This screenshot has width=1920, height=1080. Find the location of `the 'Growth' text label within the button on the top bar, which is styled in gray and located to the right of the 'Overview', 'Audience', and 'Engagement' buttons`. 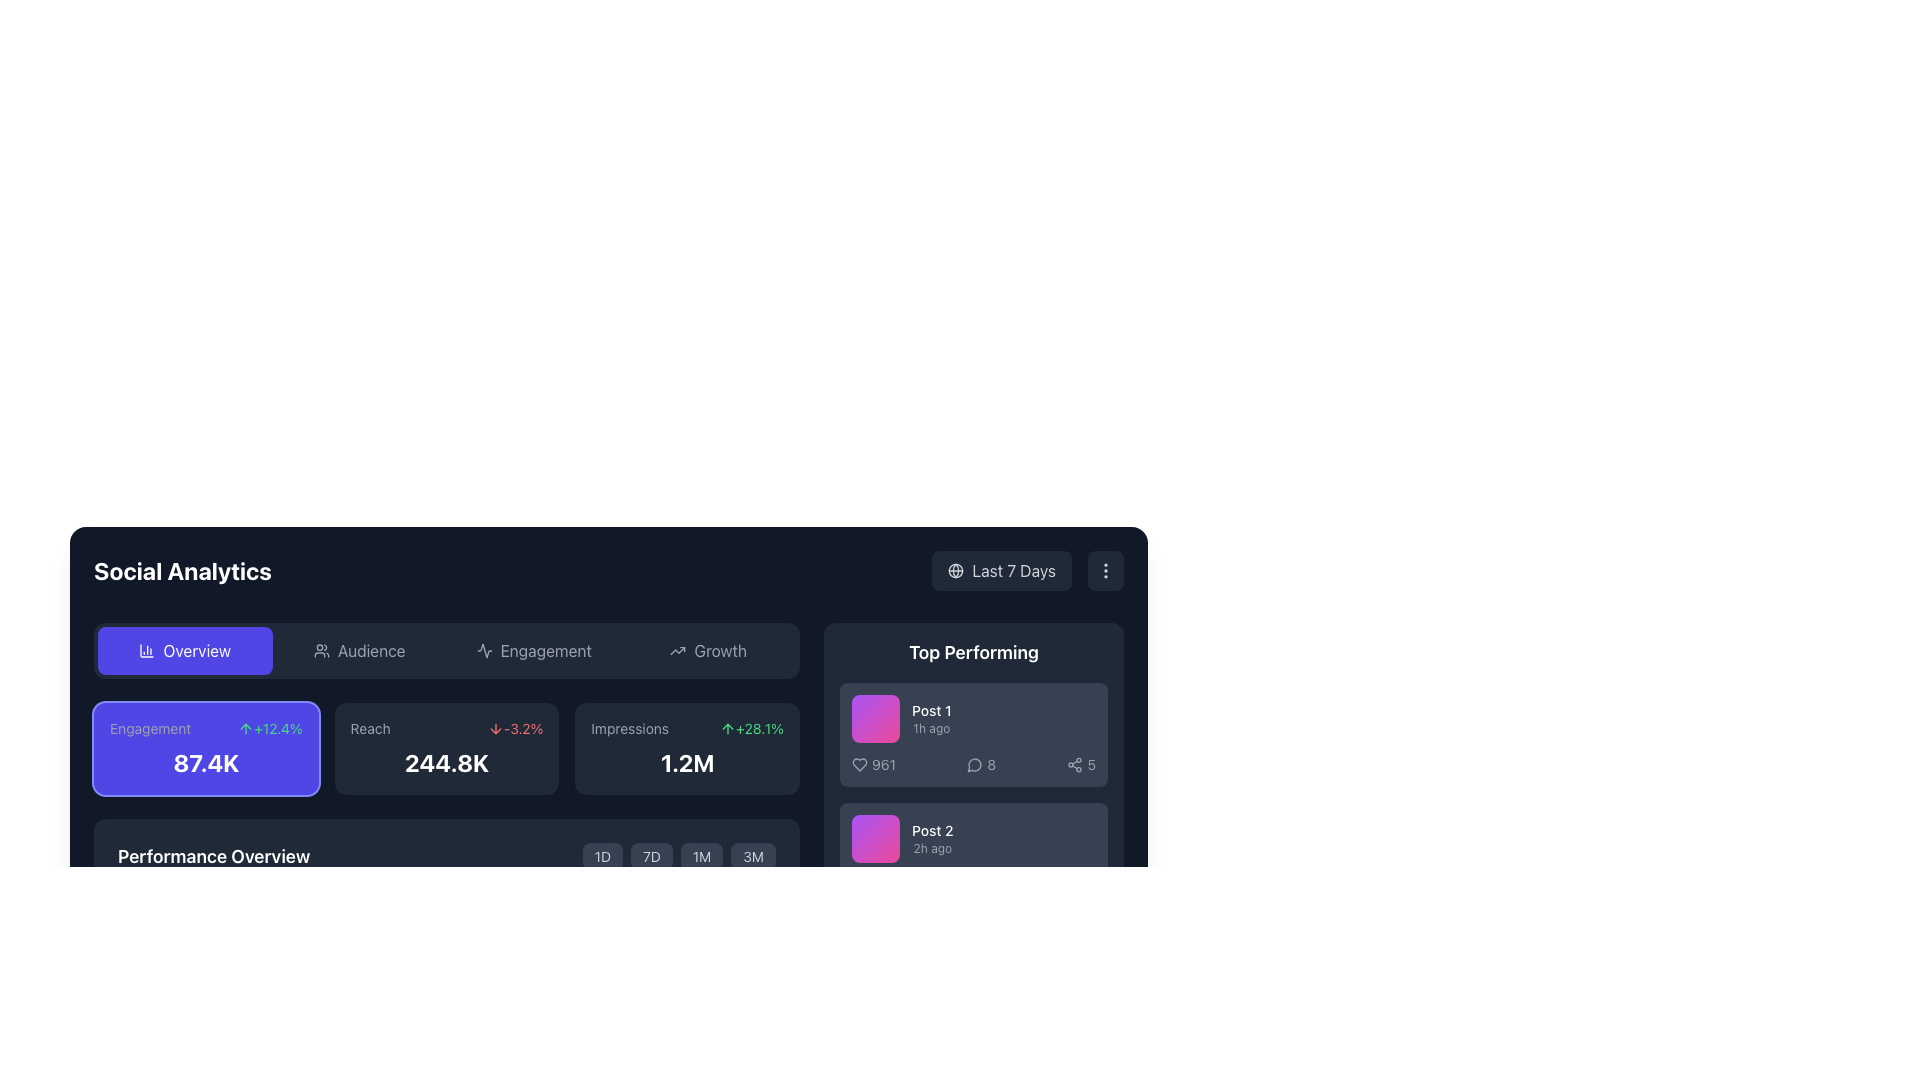

the 'Growth' text label within the button on the top bar, which is styled in gray and located to the right of the 'Overview', 'Audience', and 'Engagement' buttons is located at coordinates (720, 651).